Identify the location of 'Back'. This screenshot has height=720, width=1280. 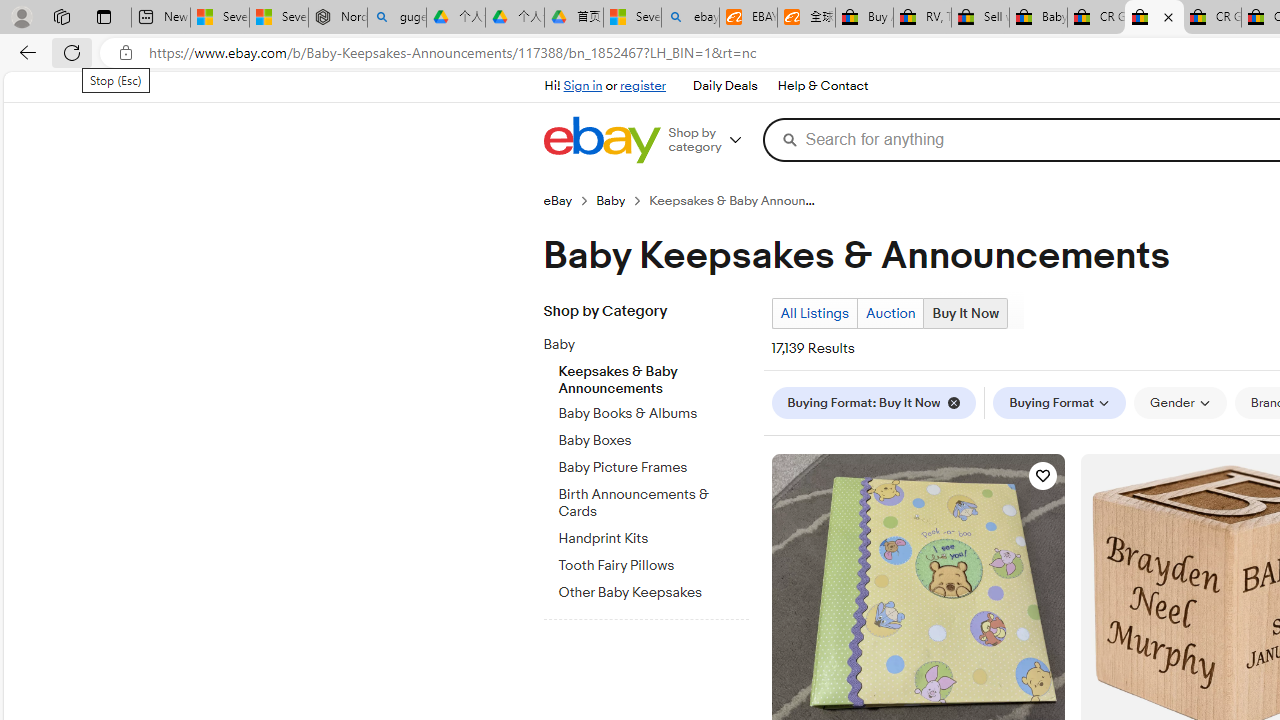
(24, 51).